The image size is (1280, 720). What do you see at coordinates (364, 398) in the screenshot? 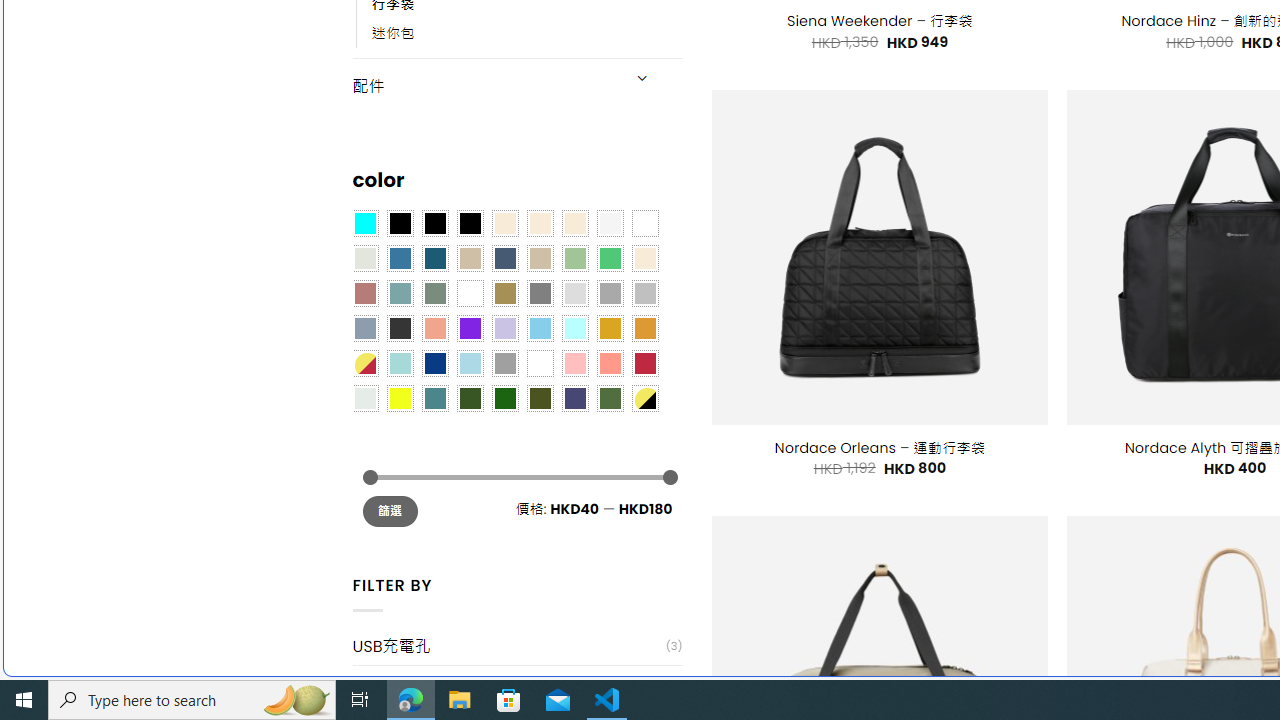
I see `'Dull Nickle'` at bounding box center [364, 398].